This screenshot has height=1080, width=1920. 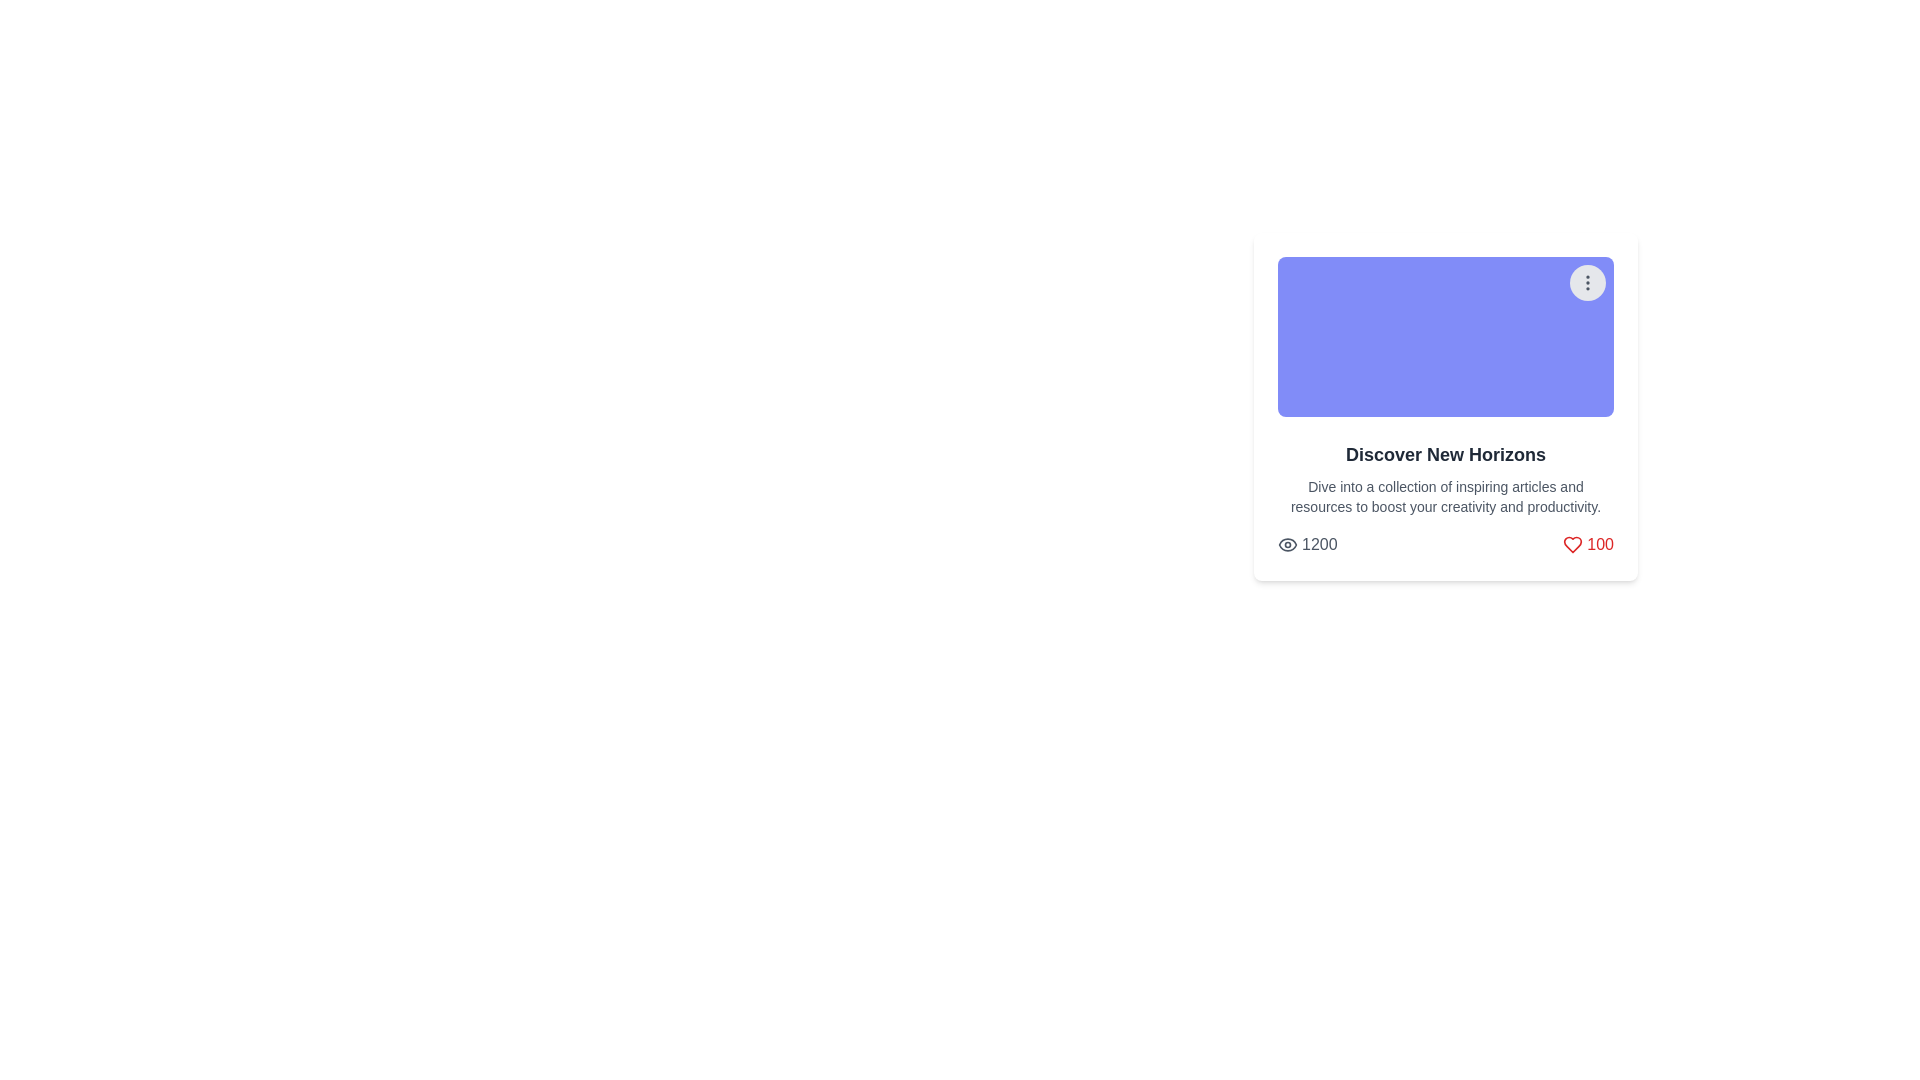 What do you see at coordinates (1572, 544) in the screenshot?
I see `the heart-shaped icon outlined in red that represents a 'favorite' or 'like' action, located next to the text '100' in the bottom right corner of the card interface` at bounding box center [1572, 544].